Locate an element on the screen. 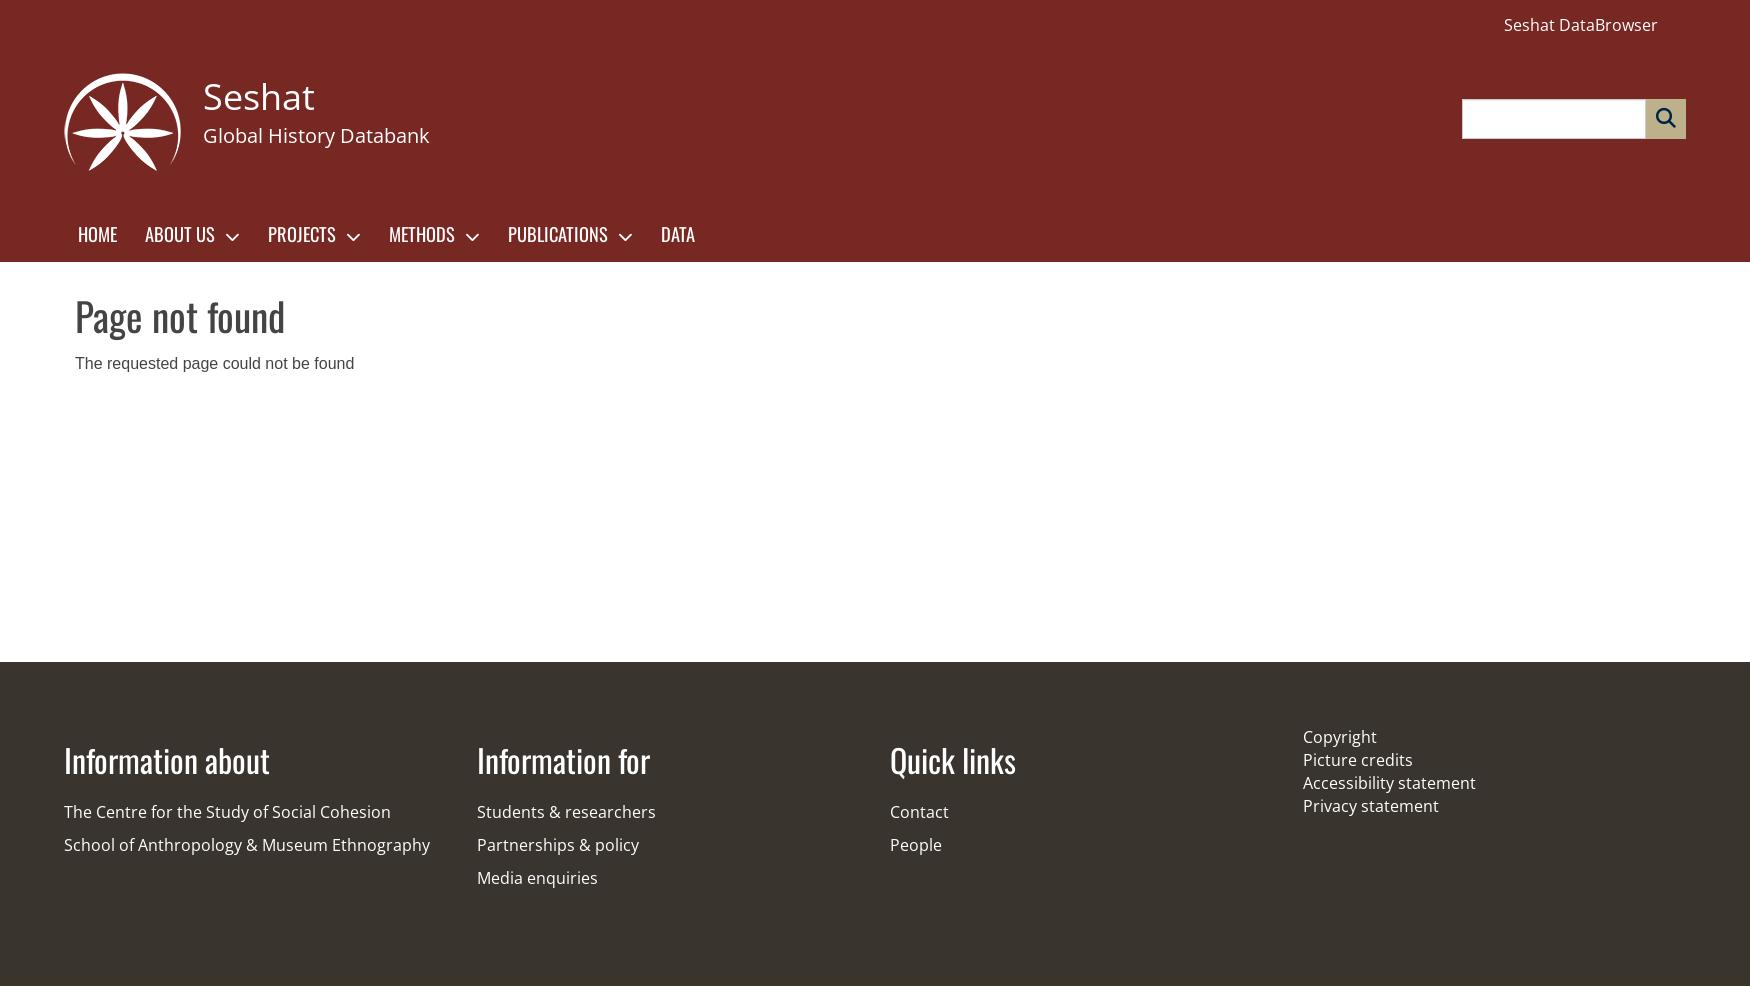  'Information for' is located at coordinates (562, 759).